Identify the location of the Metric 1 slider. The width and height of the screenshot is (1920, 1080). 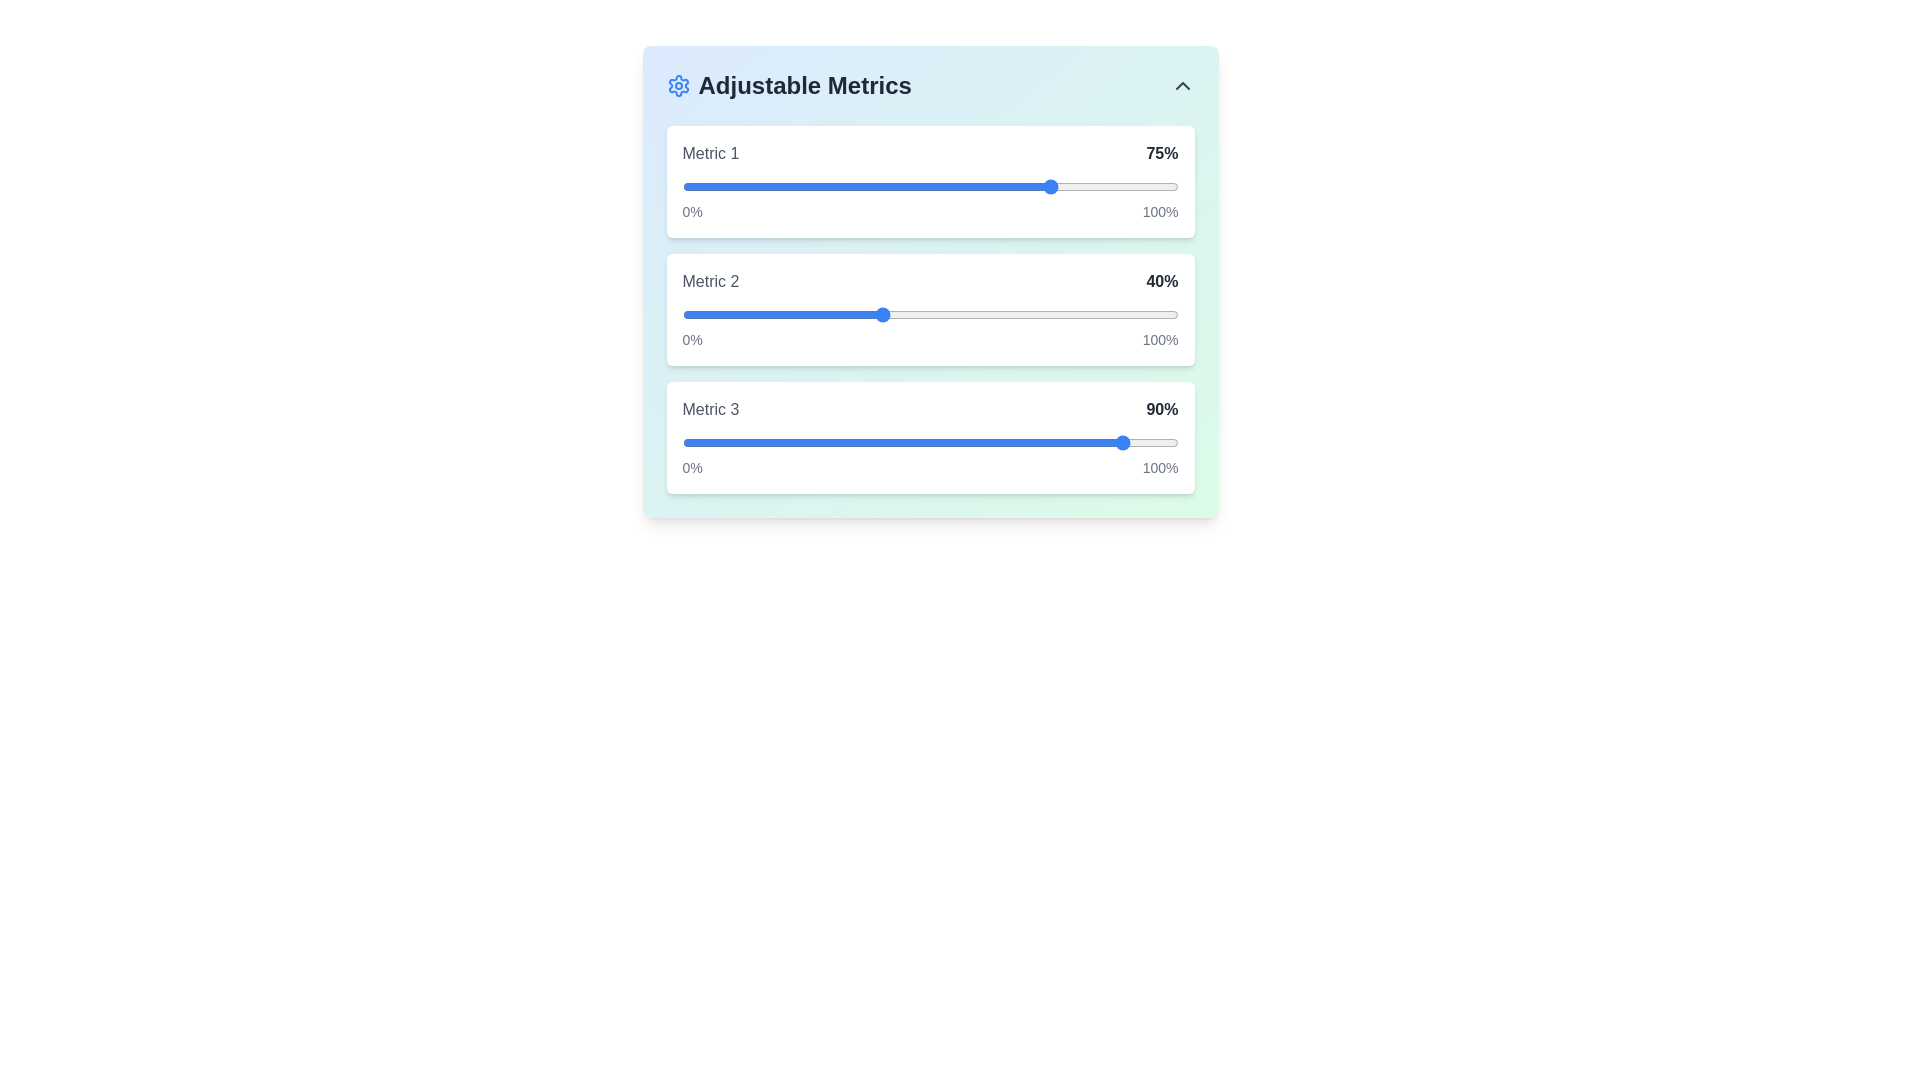
(831, 186).